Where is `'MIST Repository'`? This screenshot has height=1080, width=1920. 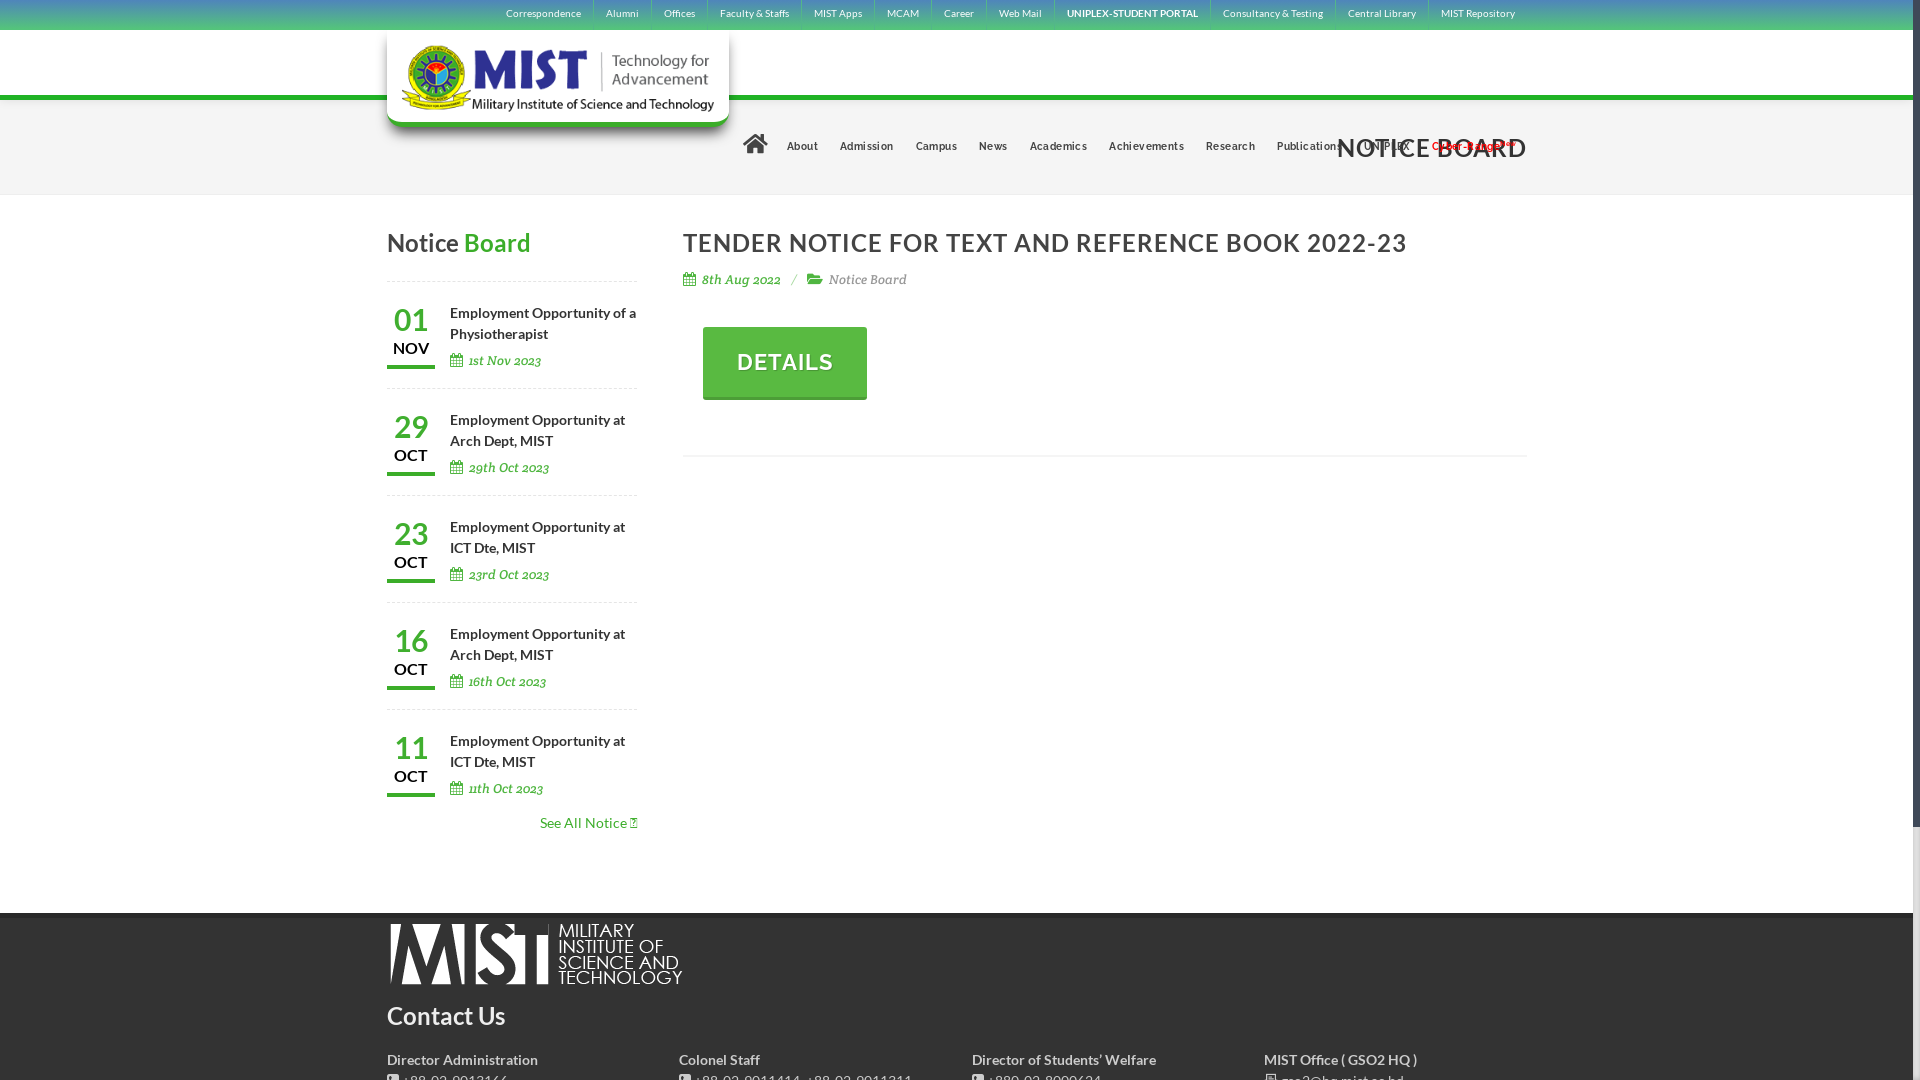 'MIST Repository' is located at coordinates (1477, 15).